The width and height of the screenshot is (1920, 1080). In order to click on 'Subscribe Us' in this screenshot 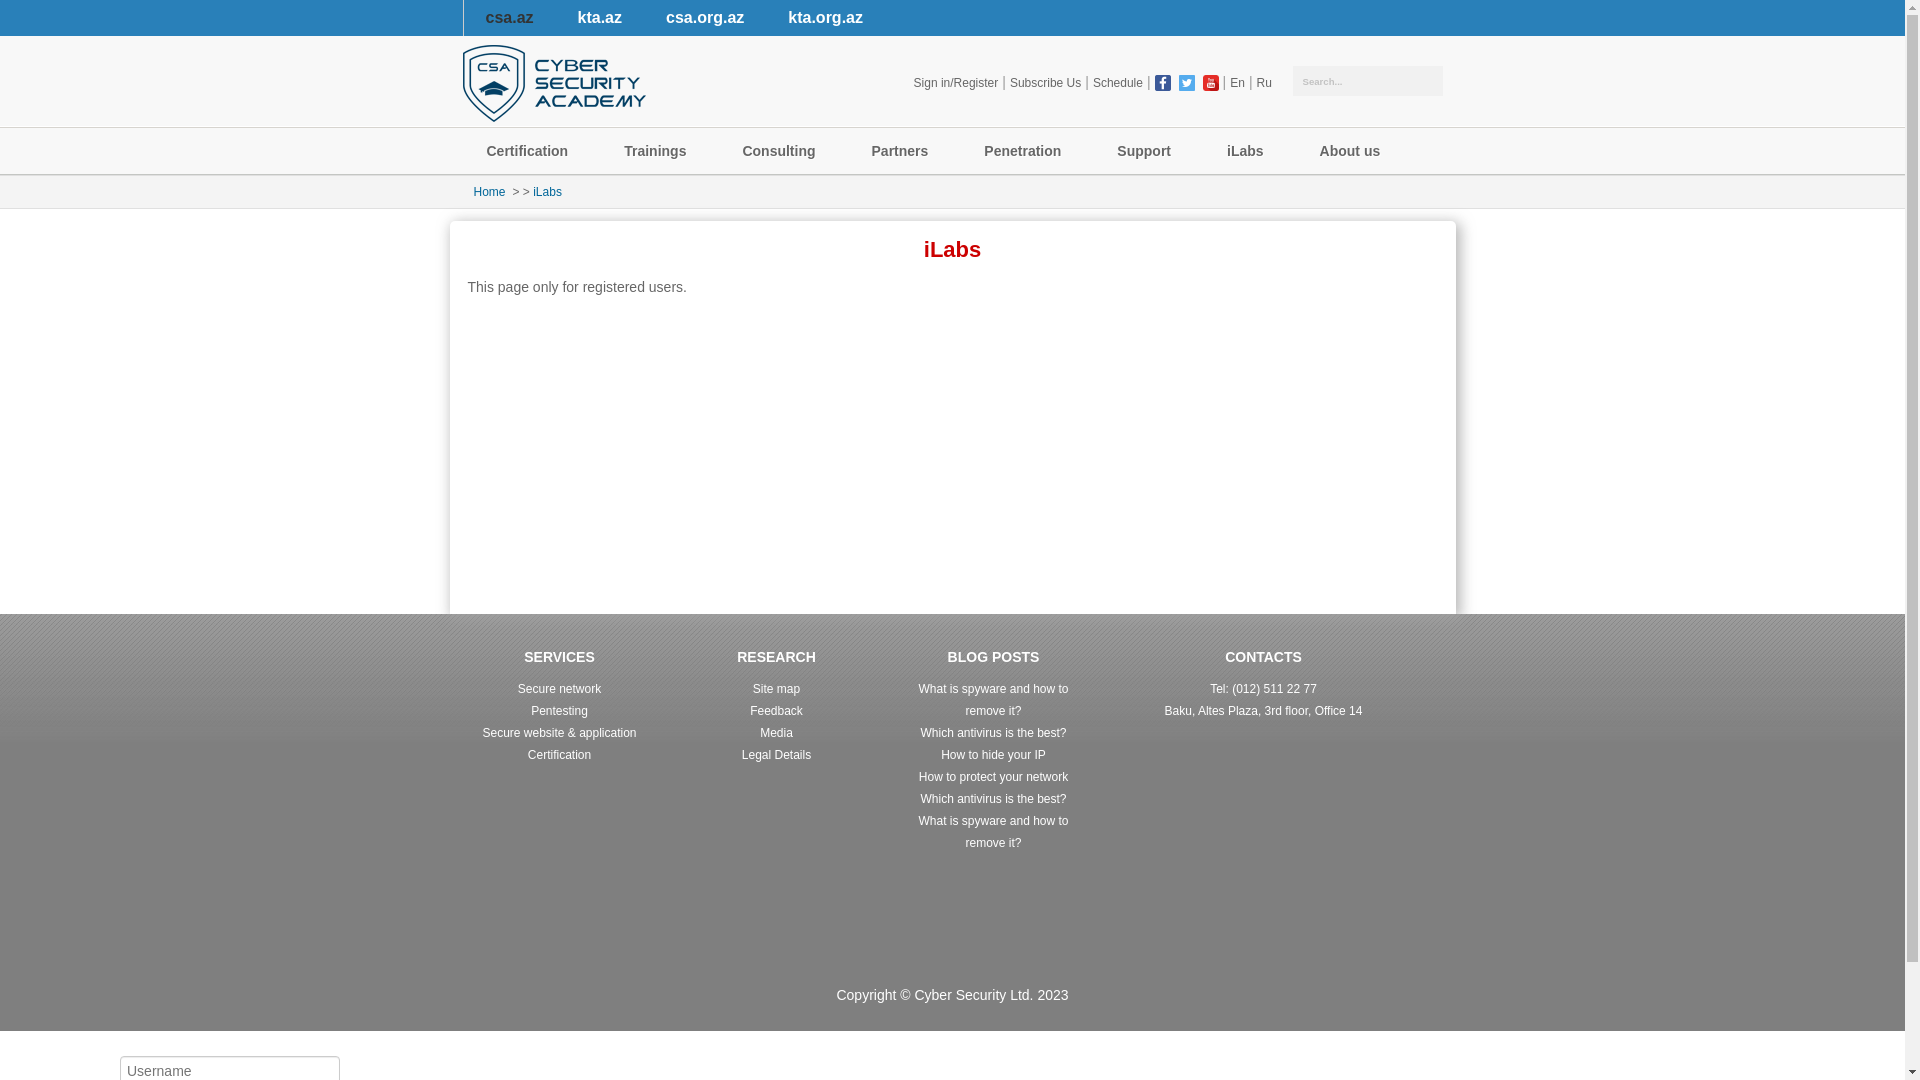, I will do `click(1044, 82)`.